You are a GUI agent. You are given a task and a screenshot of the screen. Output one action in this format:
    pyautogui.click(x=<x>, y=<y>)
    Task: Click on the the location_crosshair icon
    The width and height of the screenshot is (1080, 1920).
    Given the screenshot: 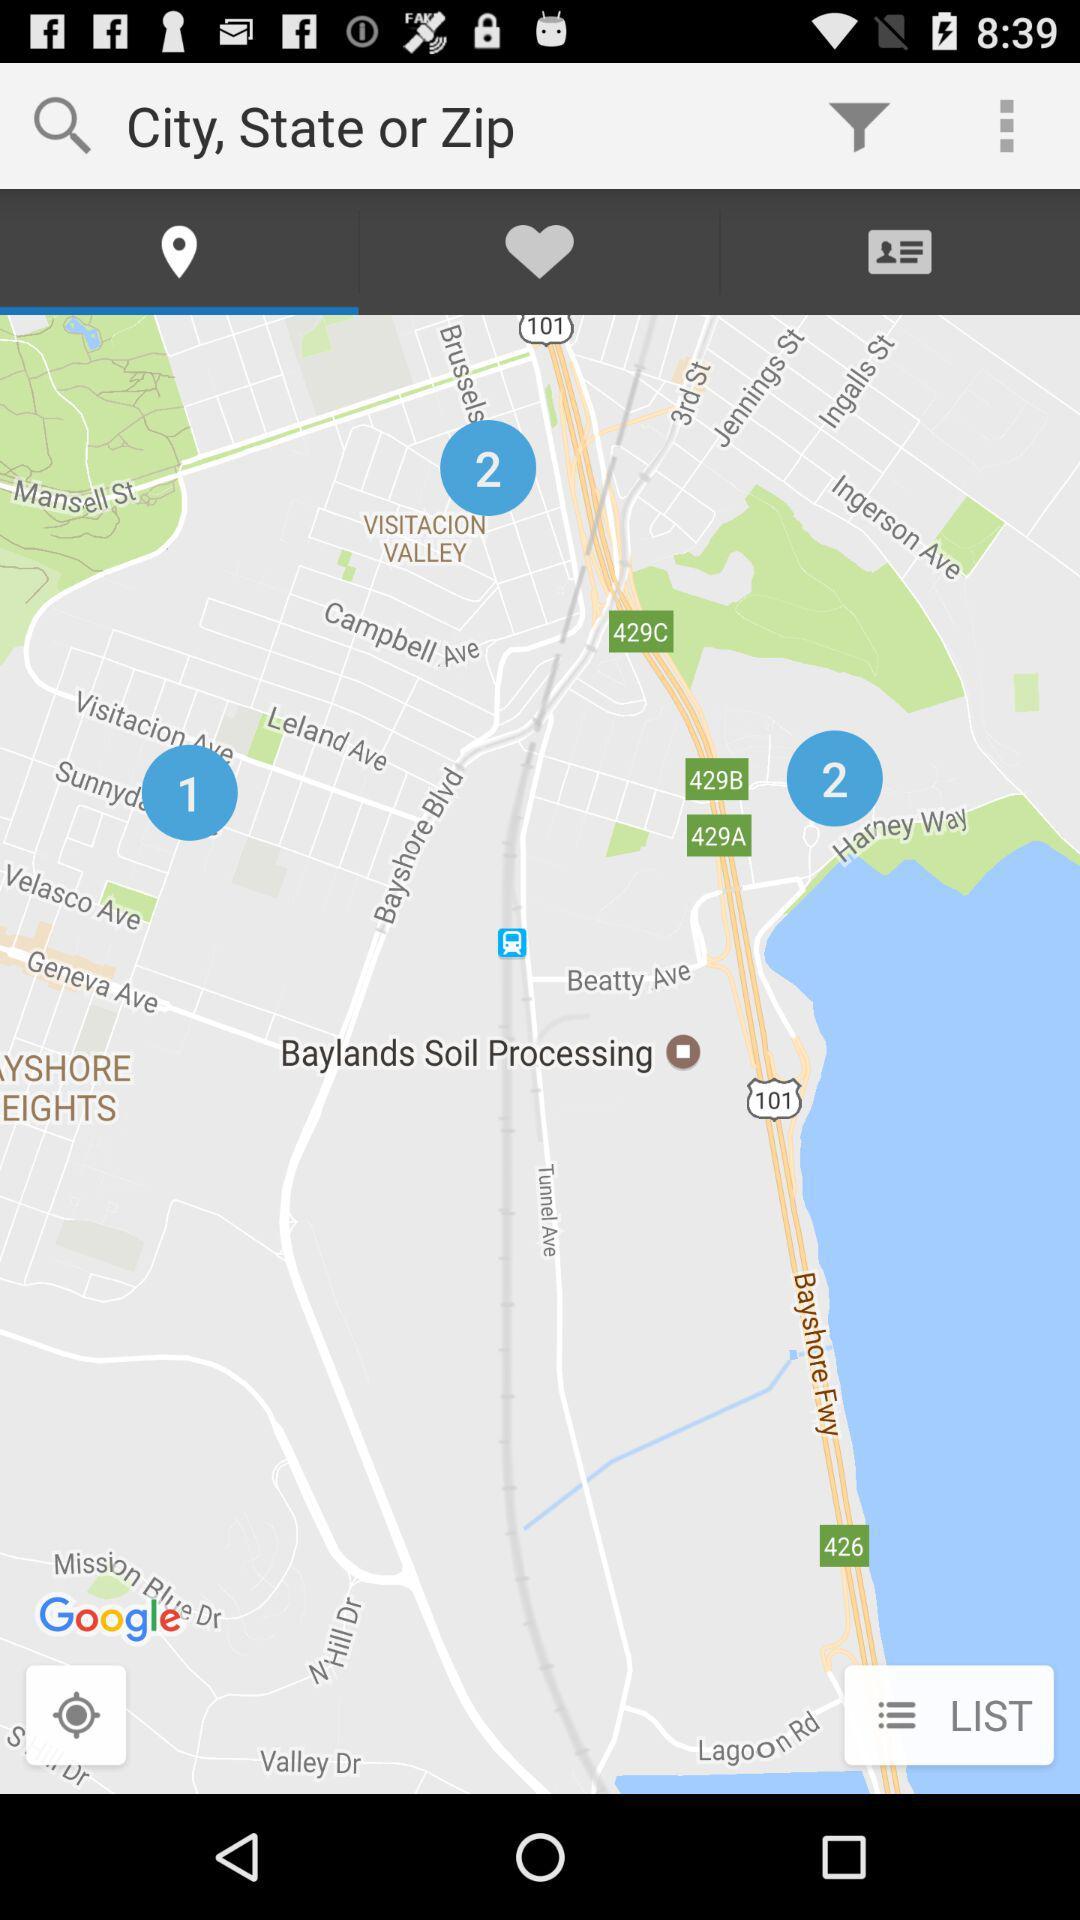 What is the action you would take?
    pyautogui.click(x=75, y=1838)
    